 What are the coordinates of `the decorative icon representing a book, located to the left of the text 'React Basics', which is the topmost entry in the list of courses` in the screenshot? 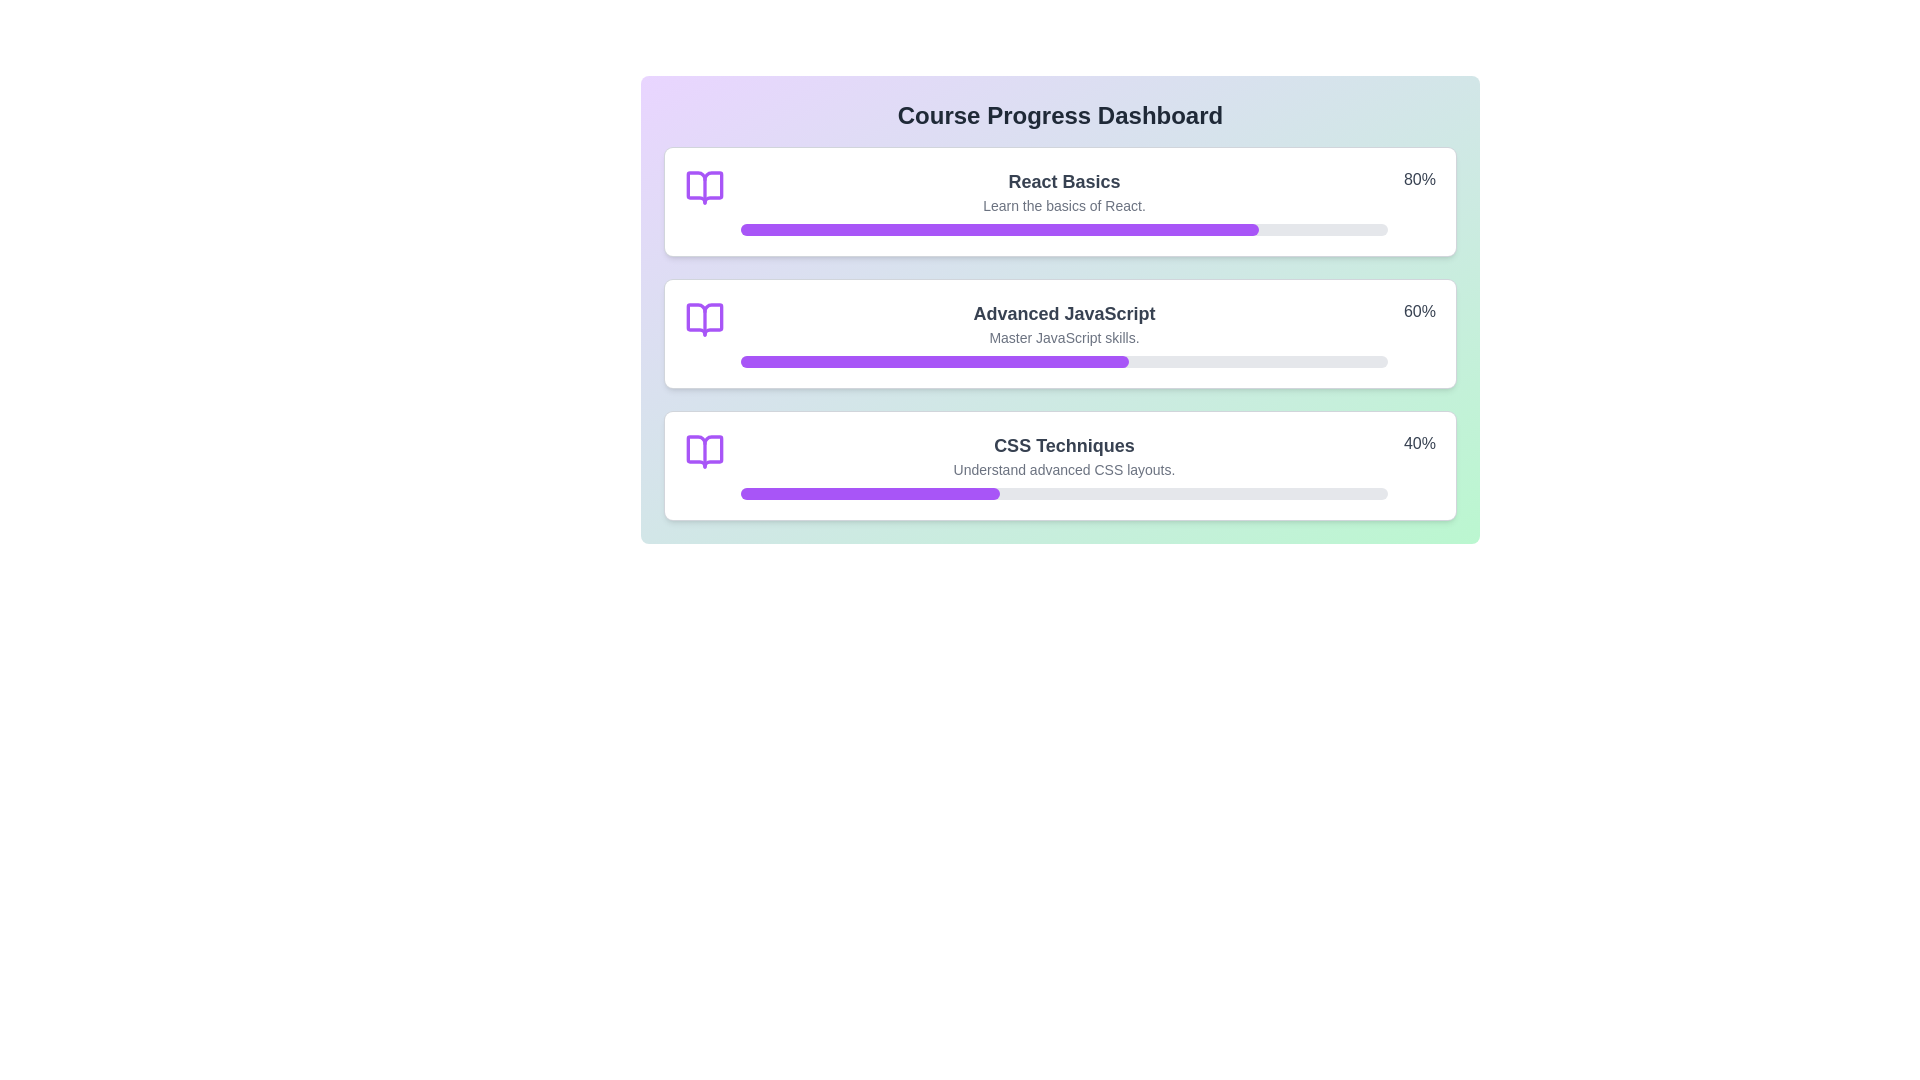 It's located at (705, 188).